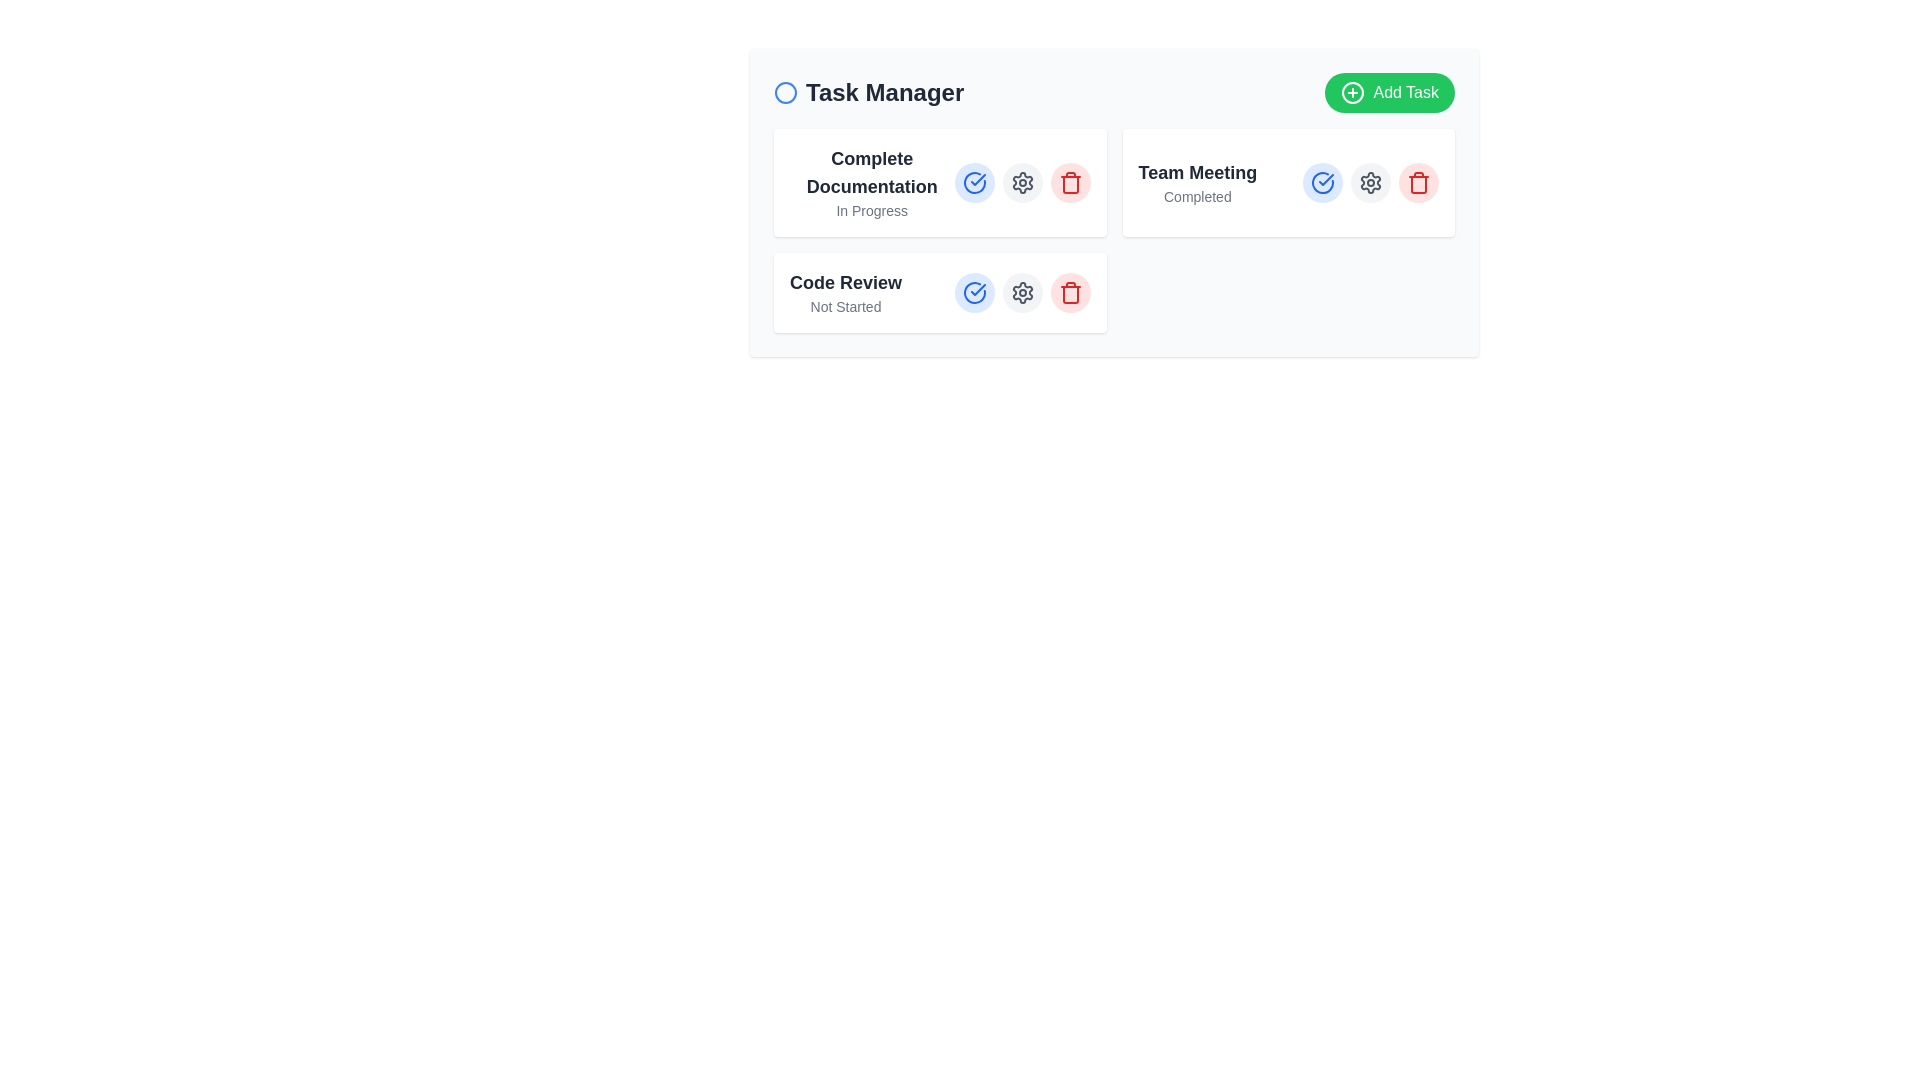  I want to click on the 'Code Review' text block, which contains the text 'Not Started' below it, located in the task manager interface, so click(845, 293).